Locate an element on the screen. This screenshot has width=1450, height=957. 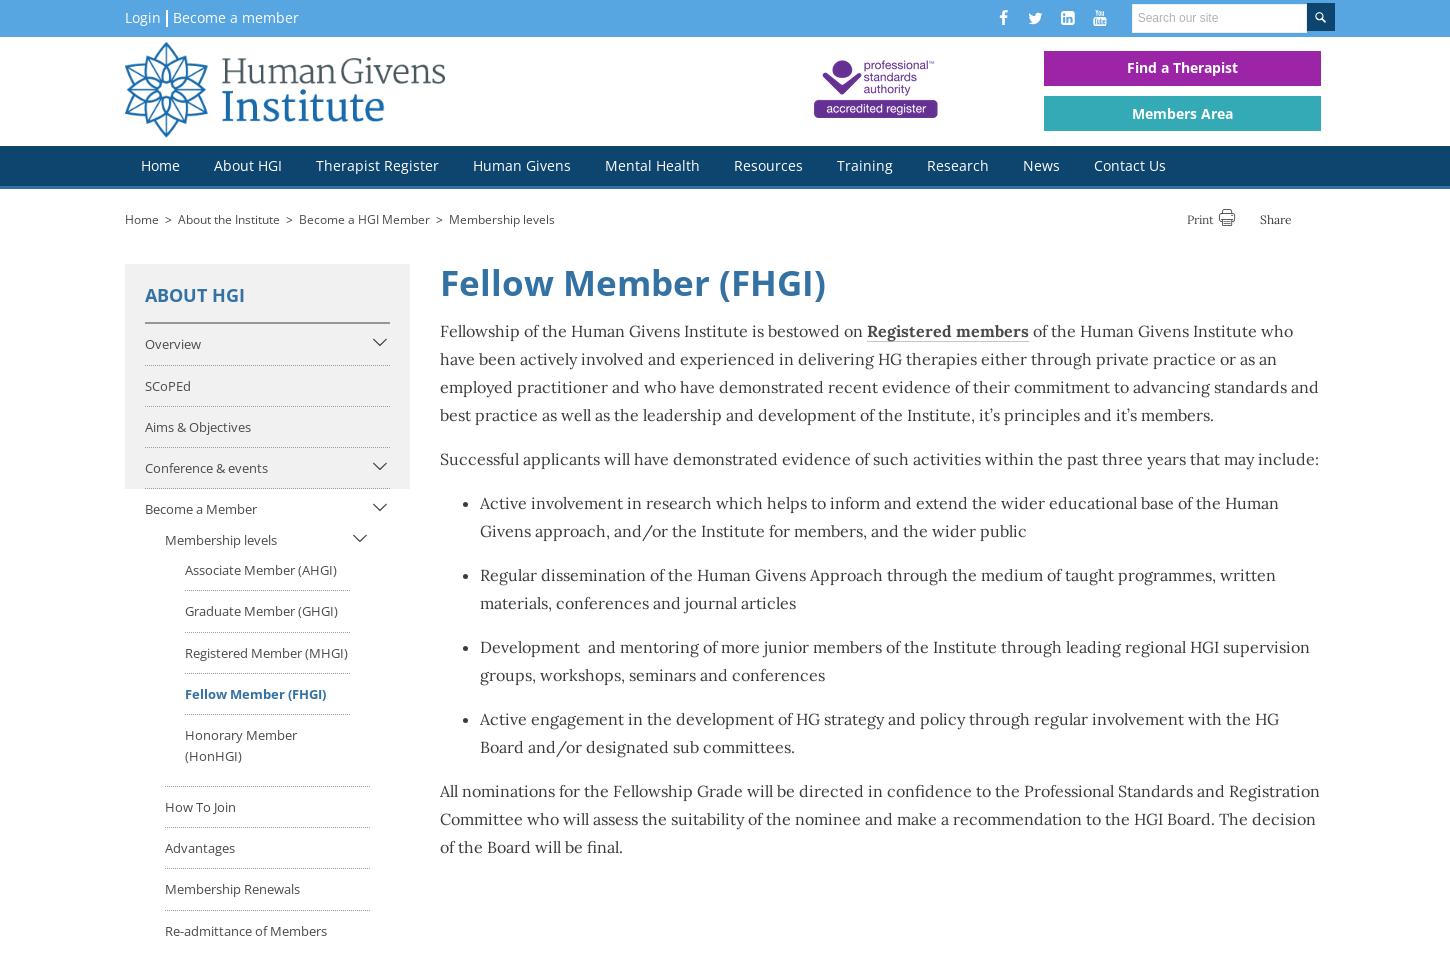
'Active engagement in the development of HG strategy and policy through regular involvement with the HG Board and/or designated sub committees.' is located at coordinates (878, 732).